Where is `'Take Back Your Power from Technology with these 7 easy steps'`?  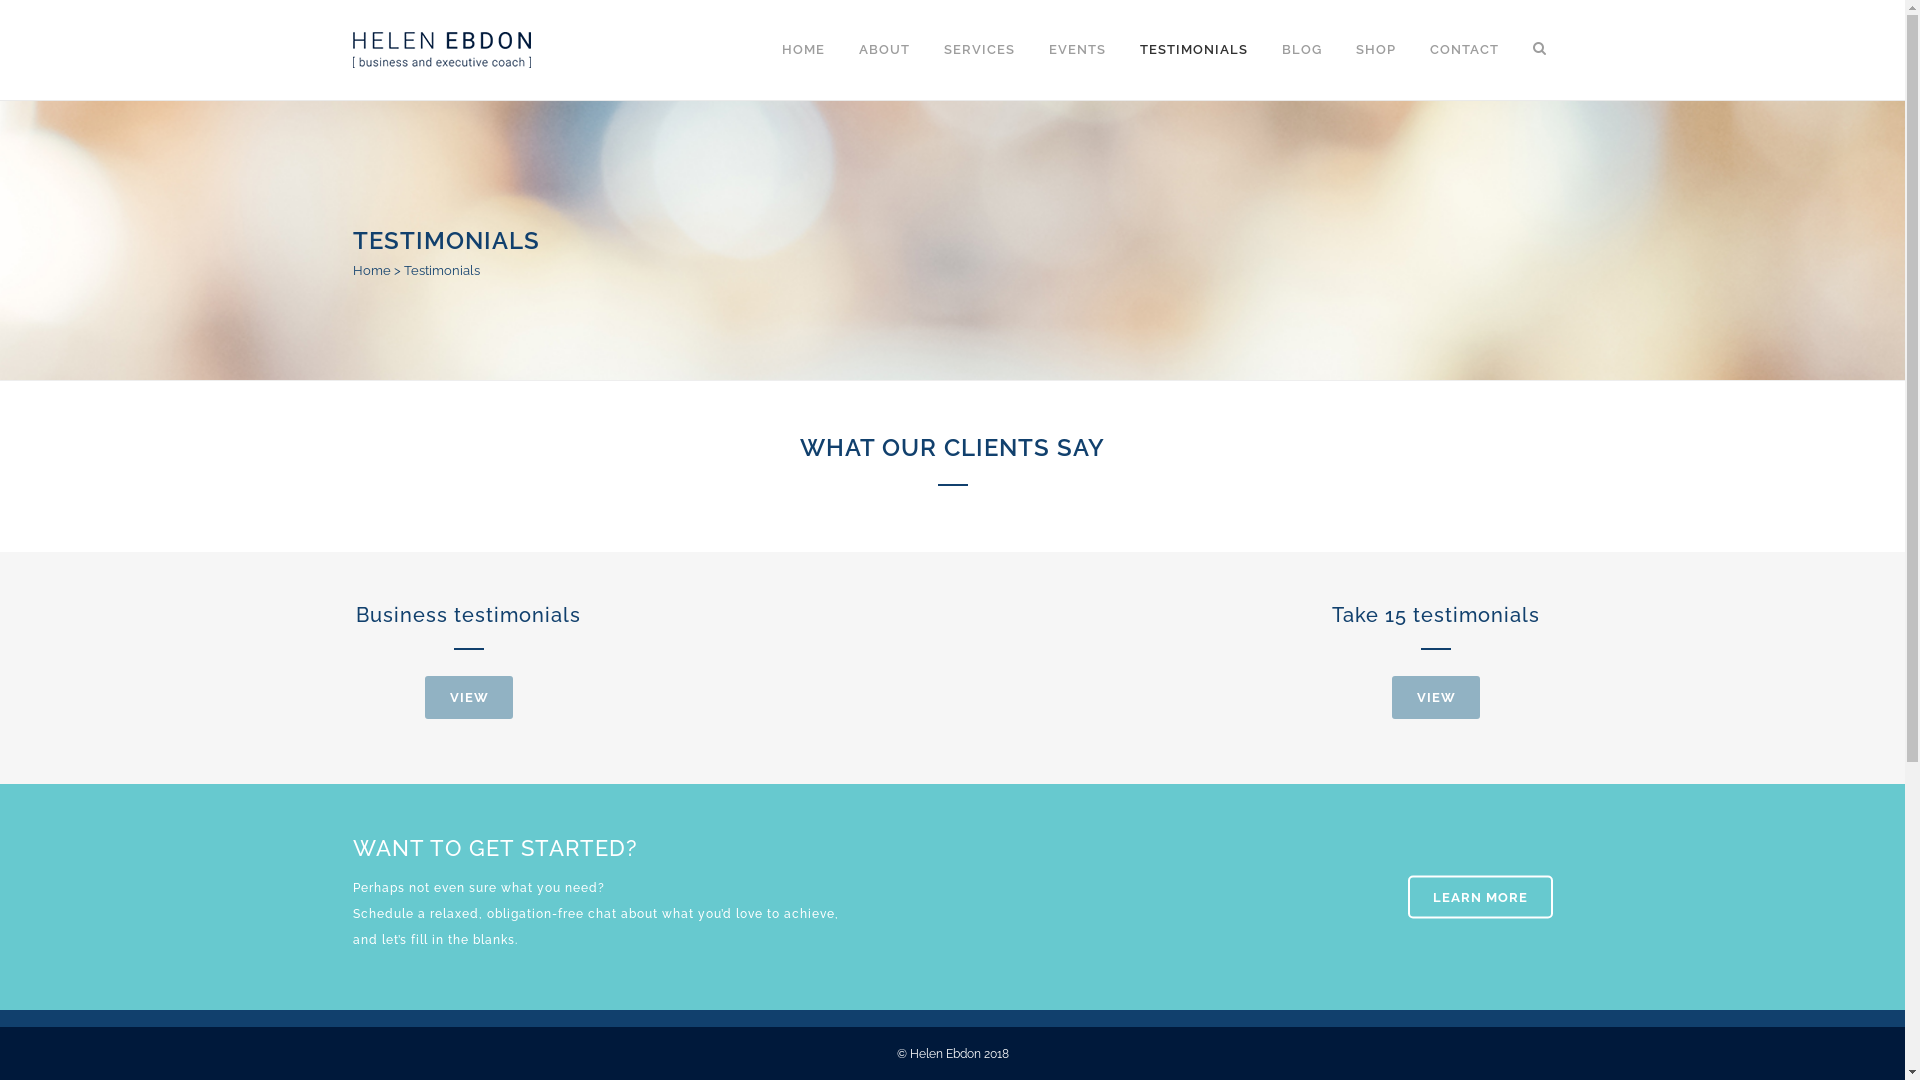
'Take Back Your Power from Technology with these 7 easy steps' is located at coordinates (806, 837).